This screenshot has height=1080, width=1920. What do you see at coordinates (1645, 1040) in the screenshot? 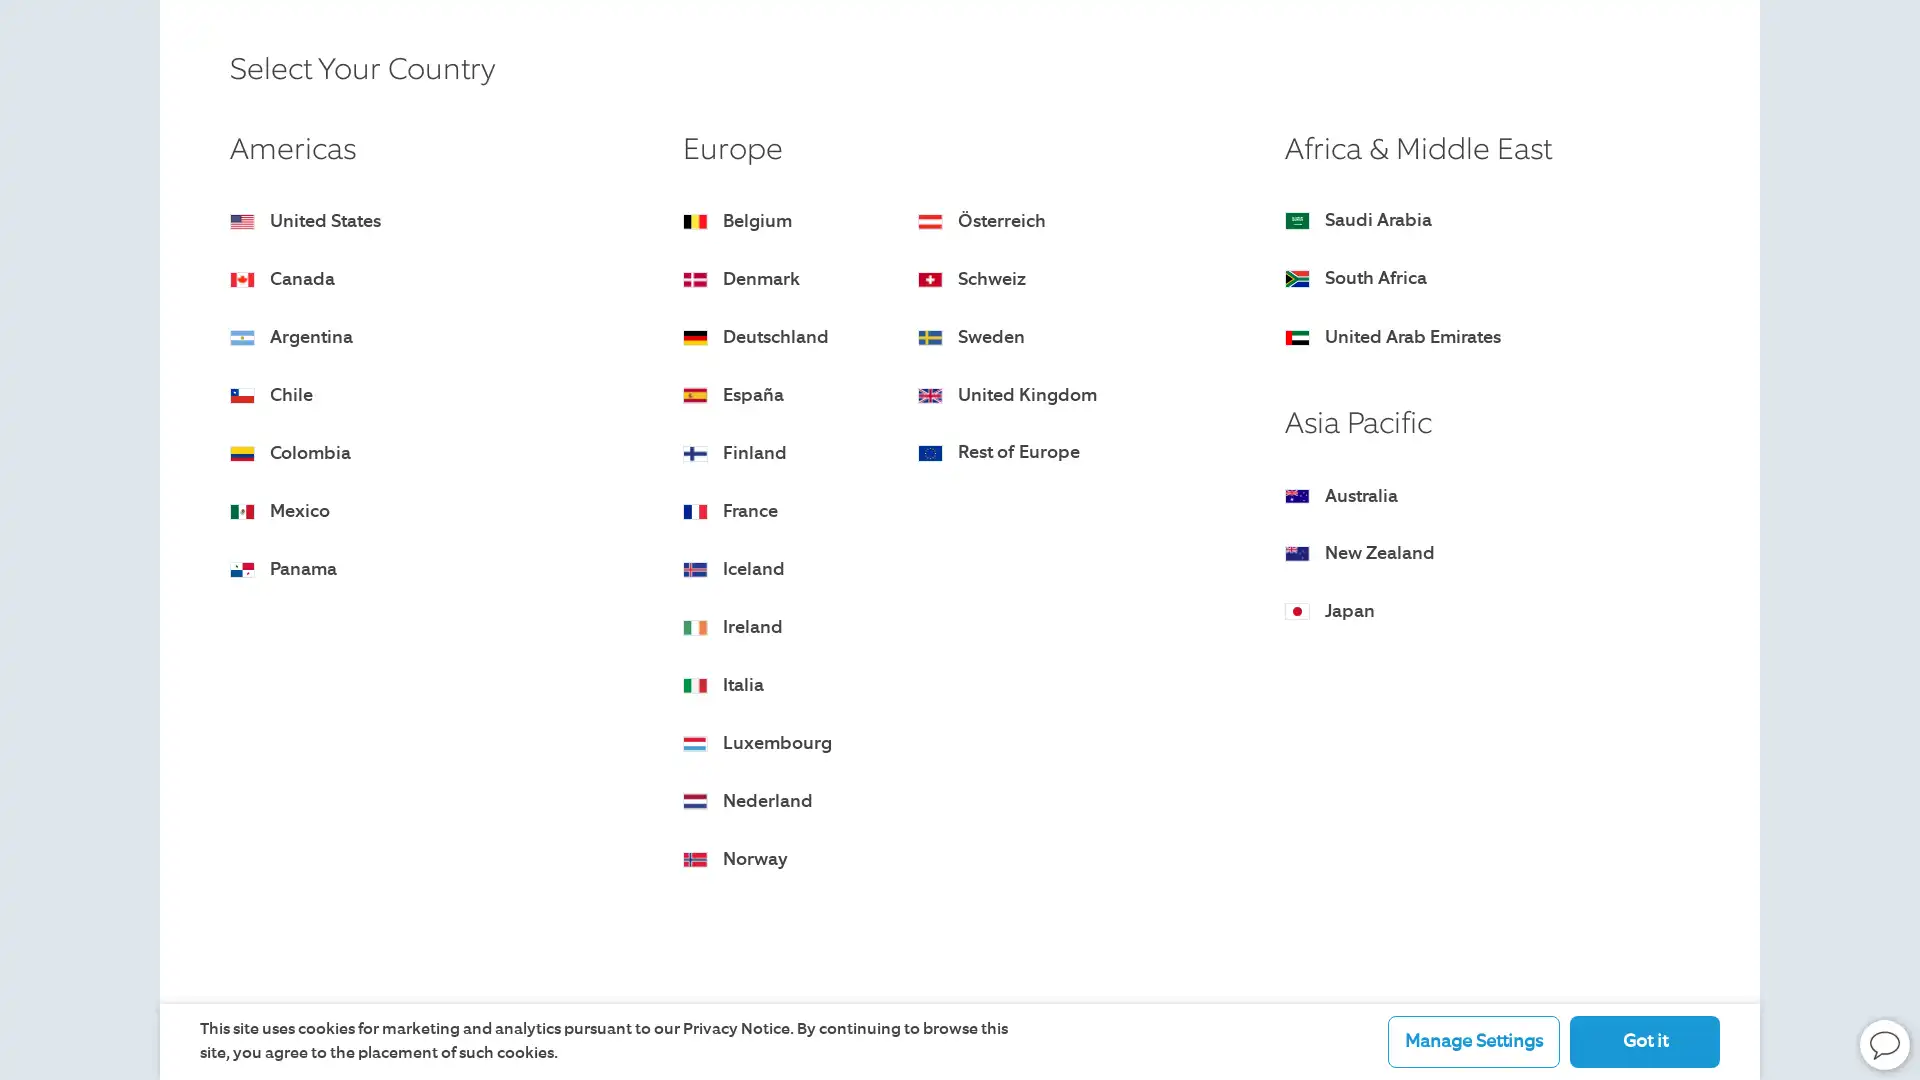
I see `Got it` at bounding box center [1645, 1040].